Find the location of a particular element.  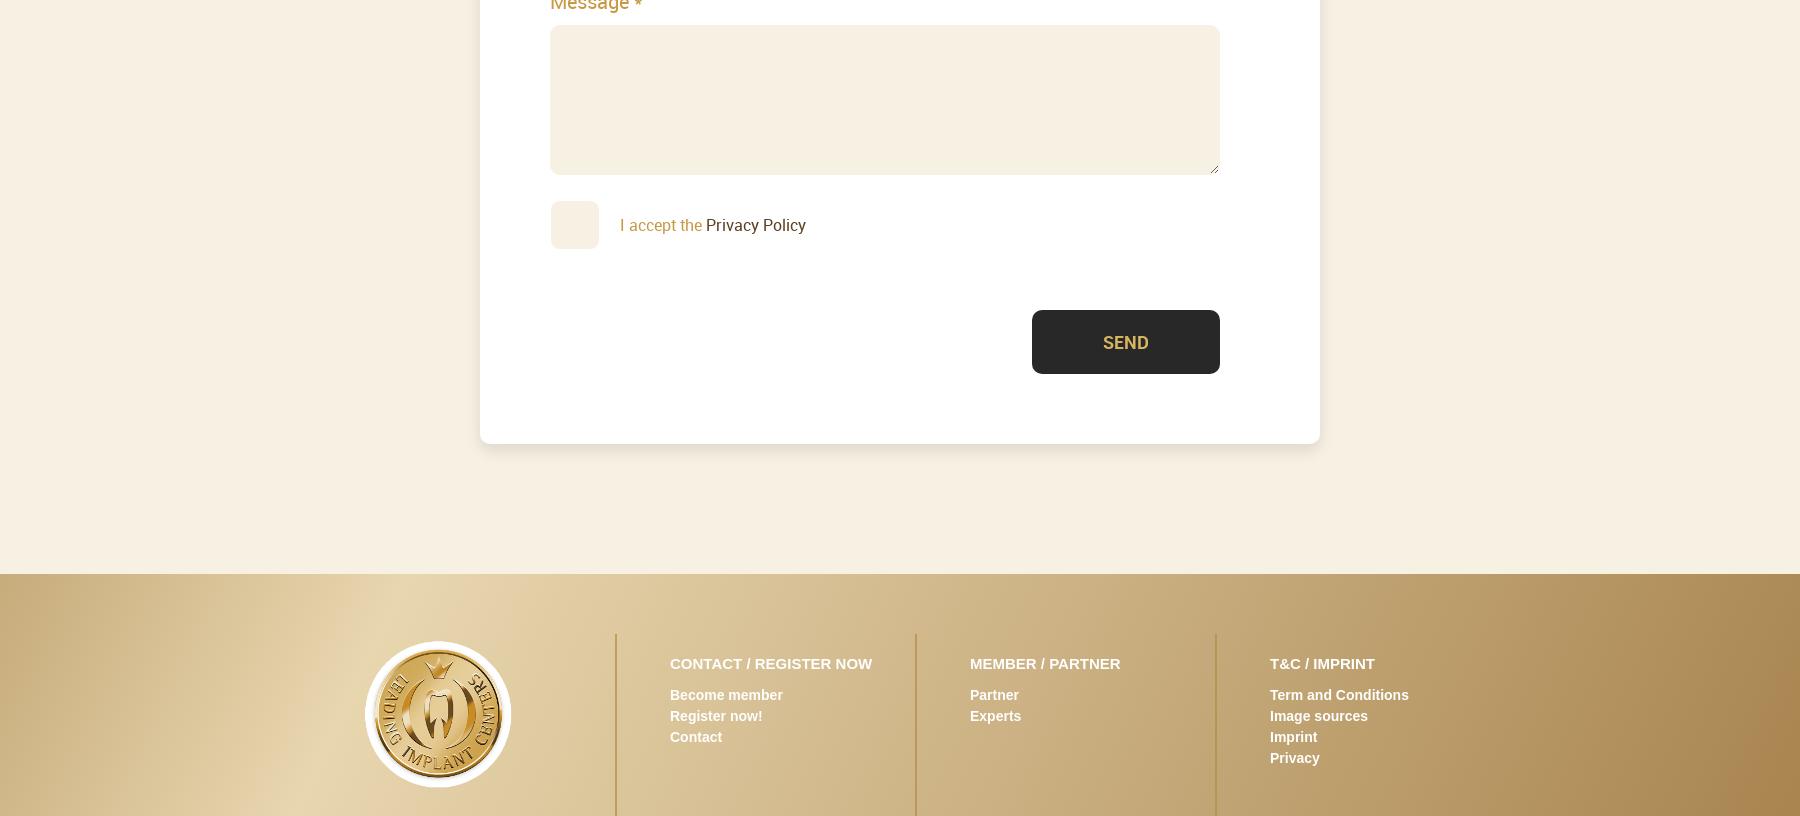

'Member / Partner' is located at coordinates (969, 661).